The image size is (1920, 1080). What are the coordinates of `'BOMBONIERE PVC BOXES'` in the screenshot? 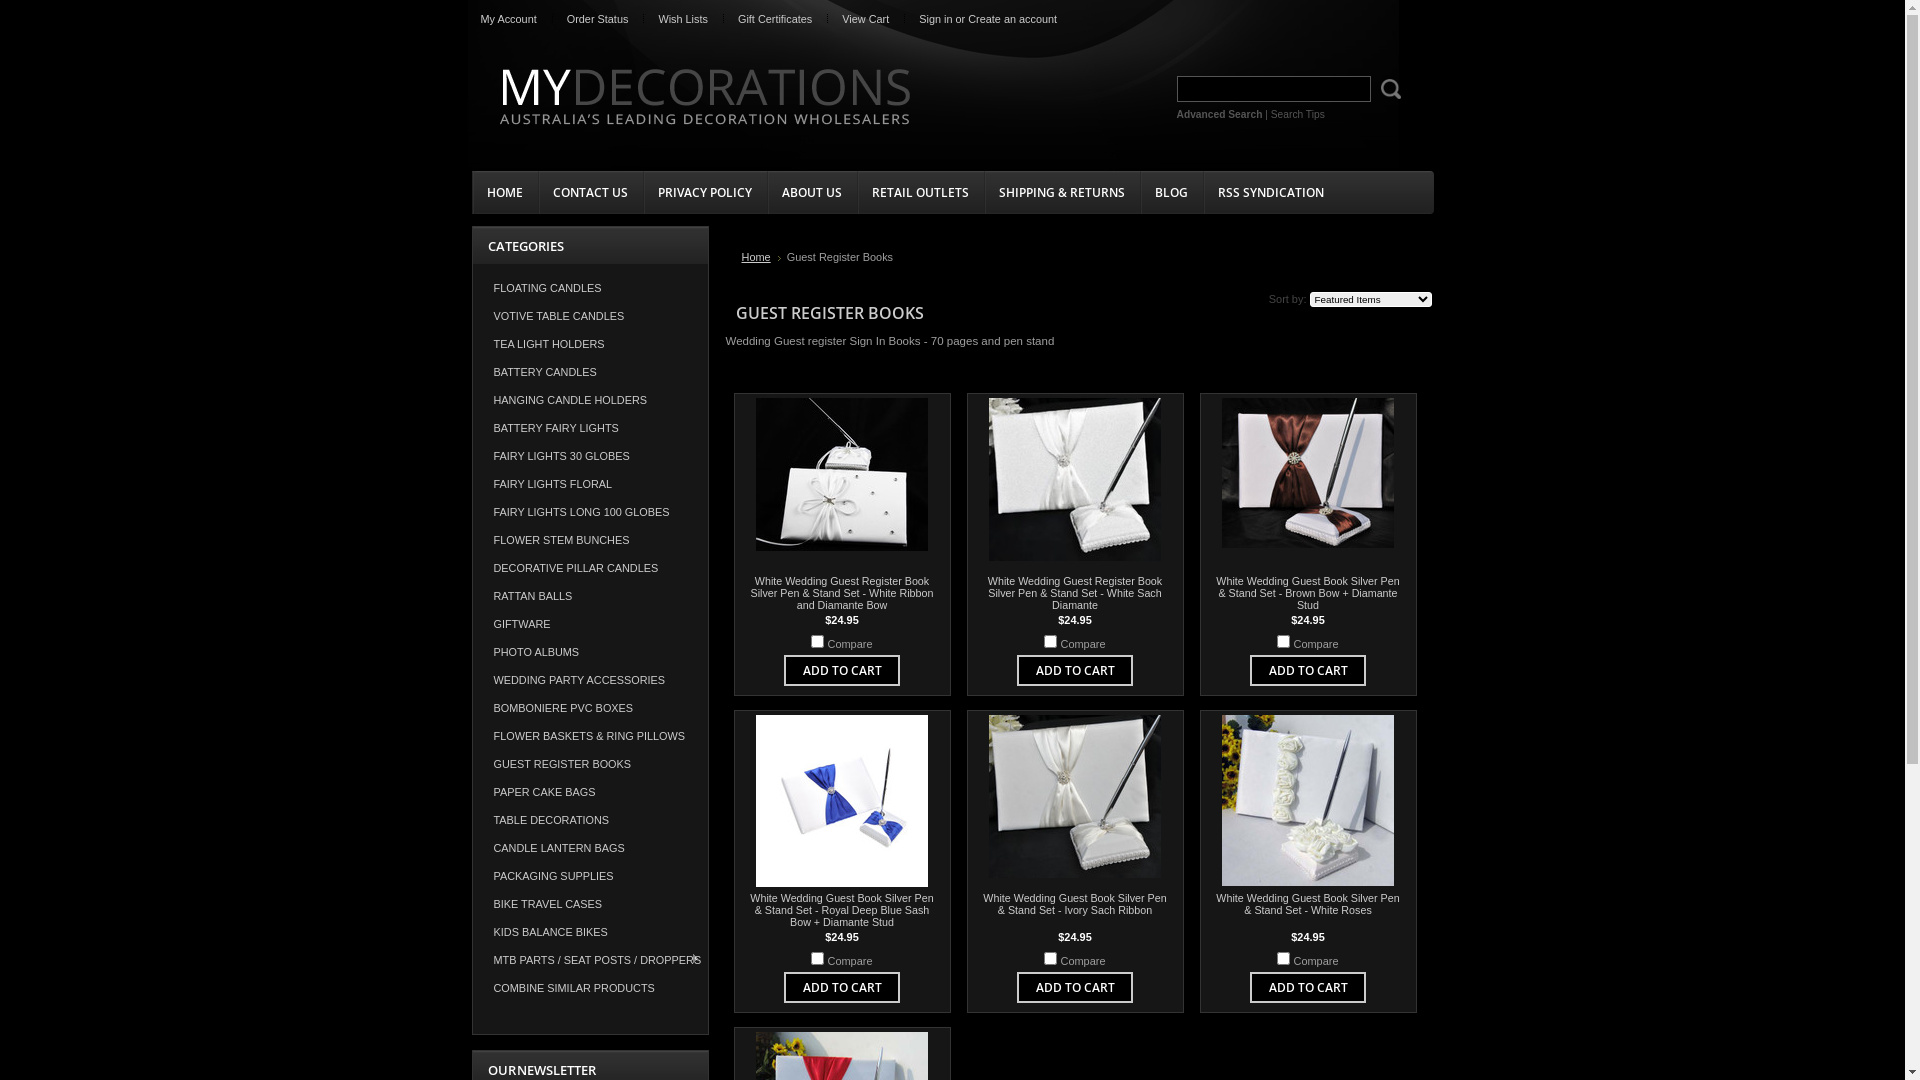 It's located at (589, 707).